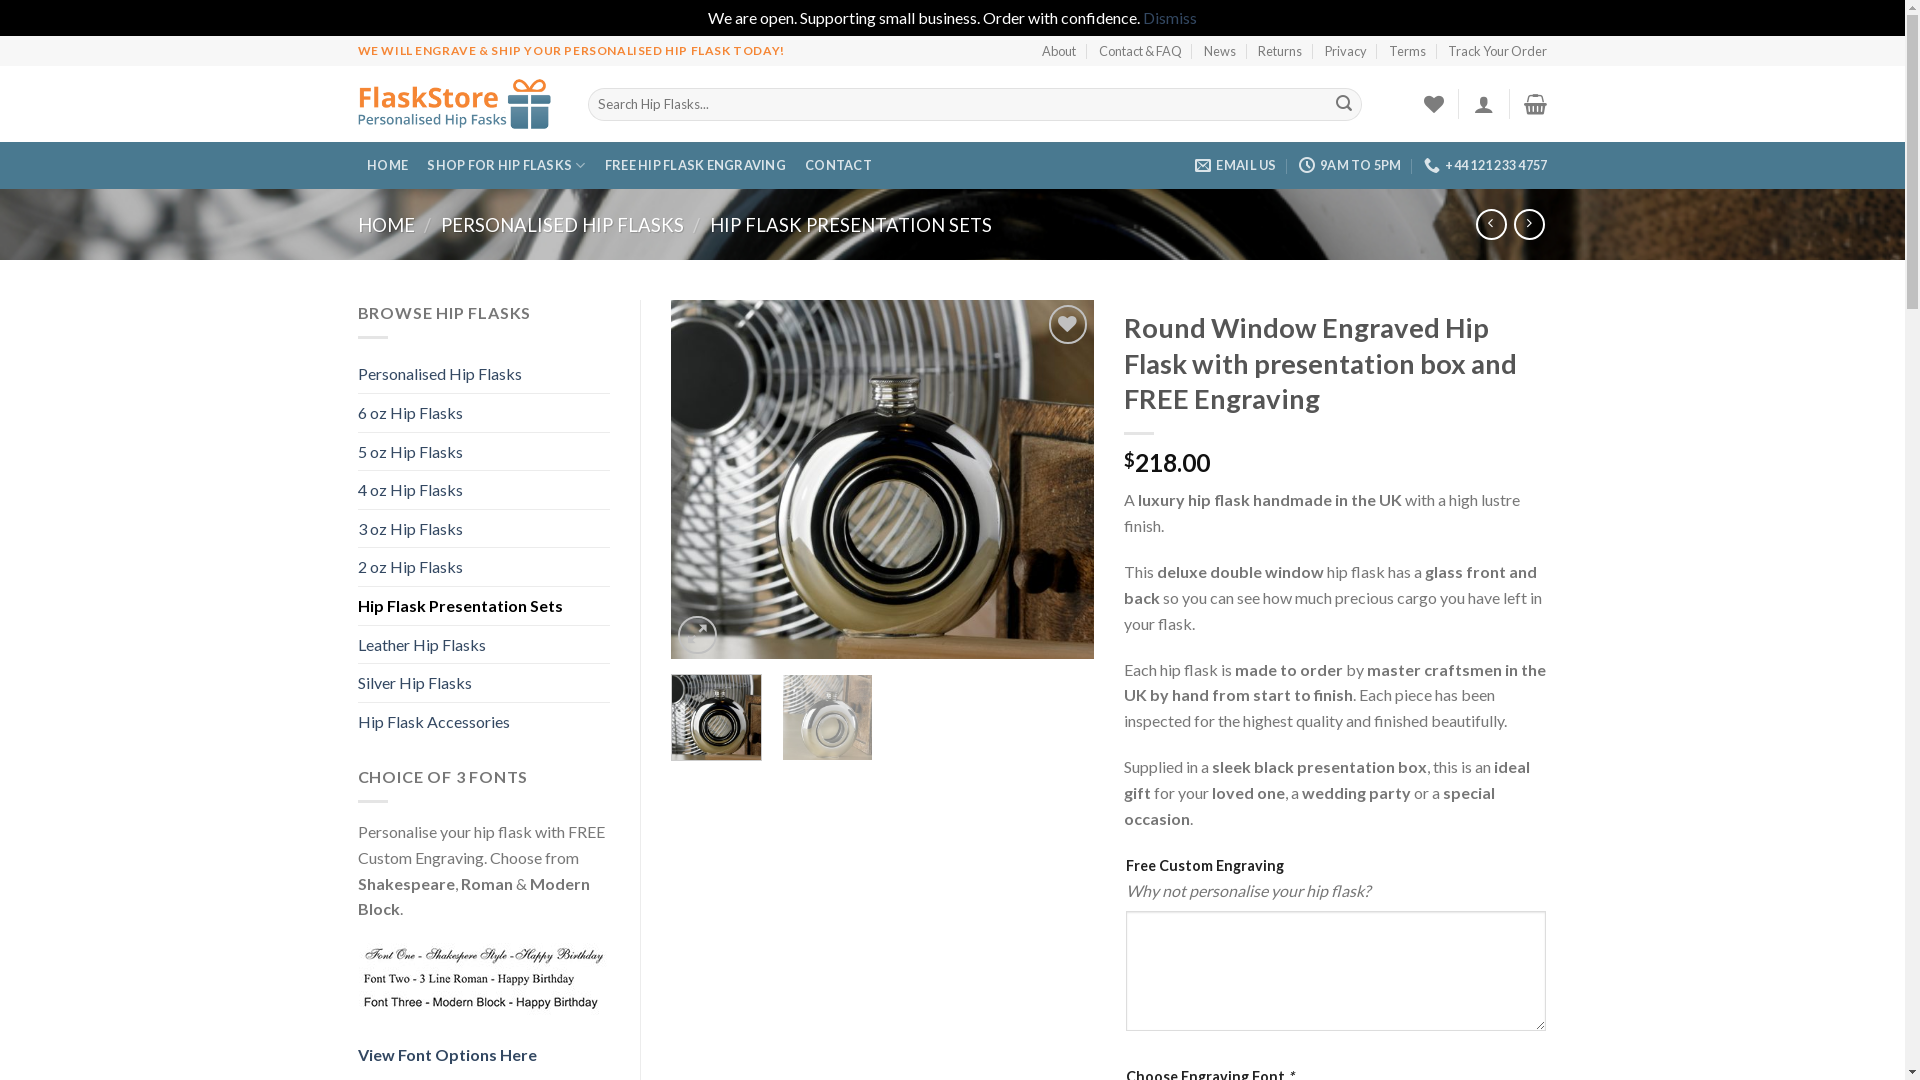 The width and height of the screenshot is (1920, 1080). Describe the element at coordinates (484, 411) in the screenshot. I see `'6 oz Hip Flasks'` at that location.